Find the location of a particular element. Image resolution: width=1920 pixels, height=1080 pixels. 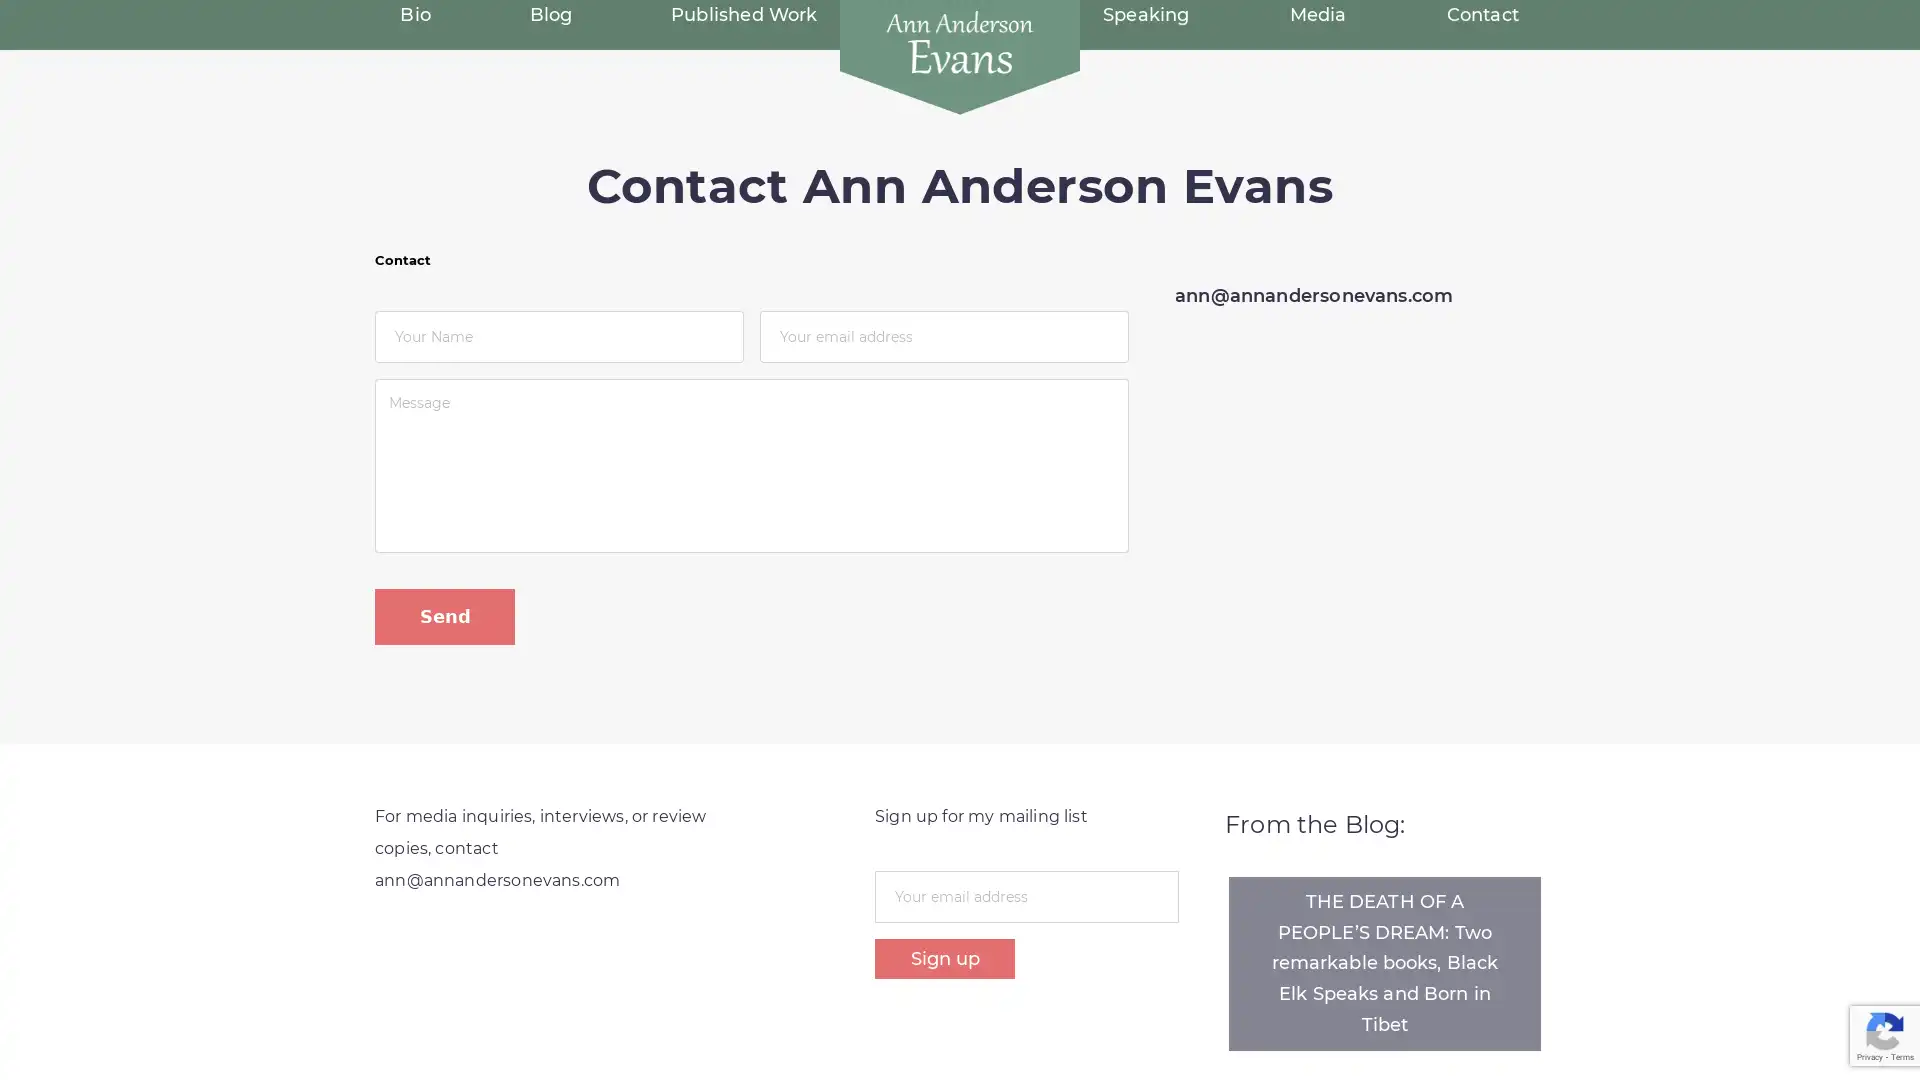

Sign up is located at coordinates (944, 958).